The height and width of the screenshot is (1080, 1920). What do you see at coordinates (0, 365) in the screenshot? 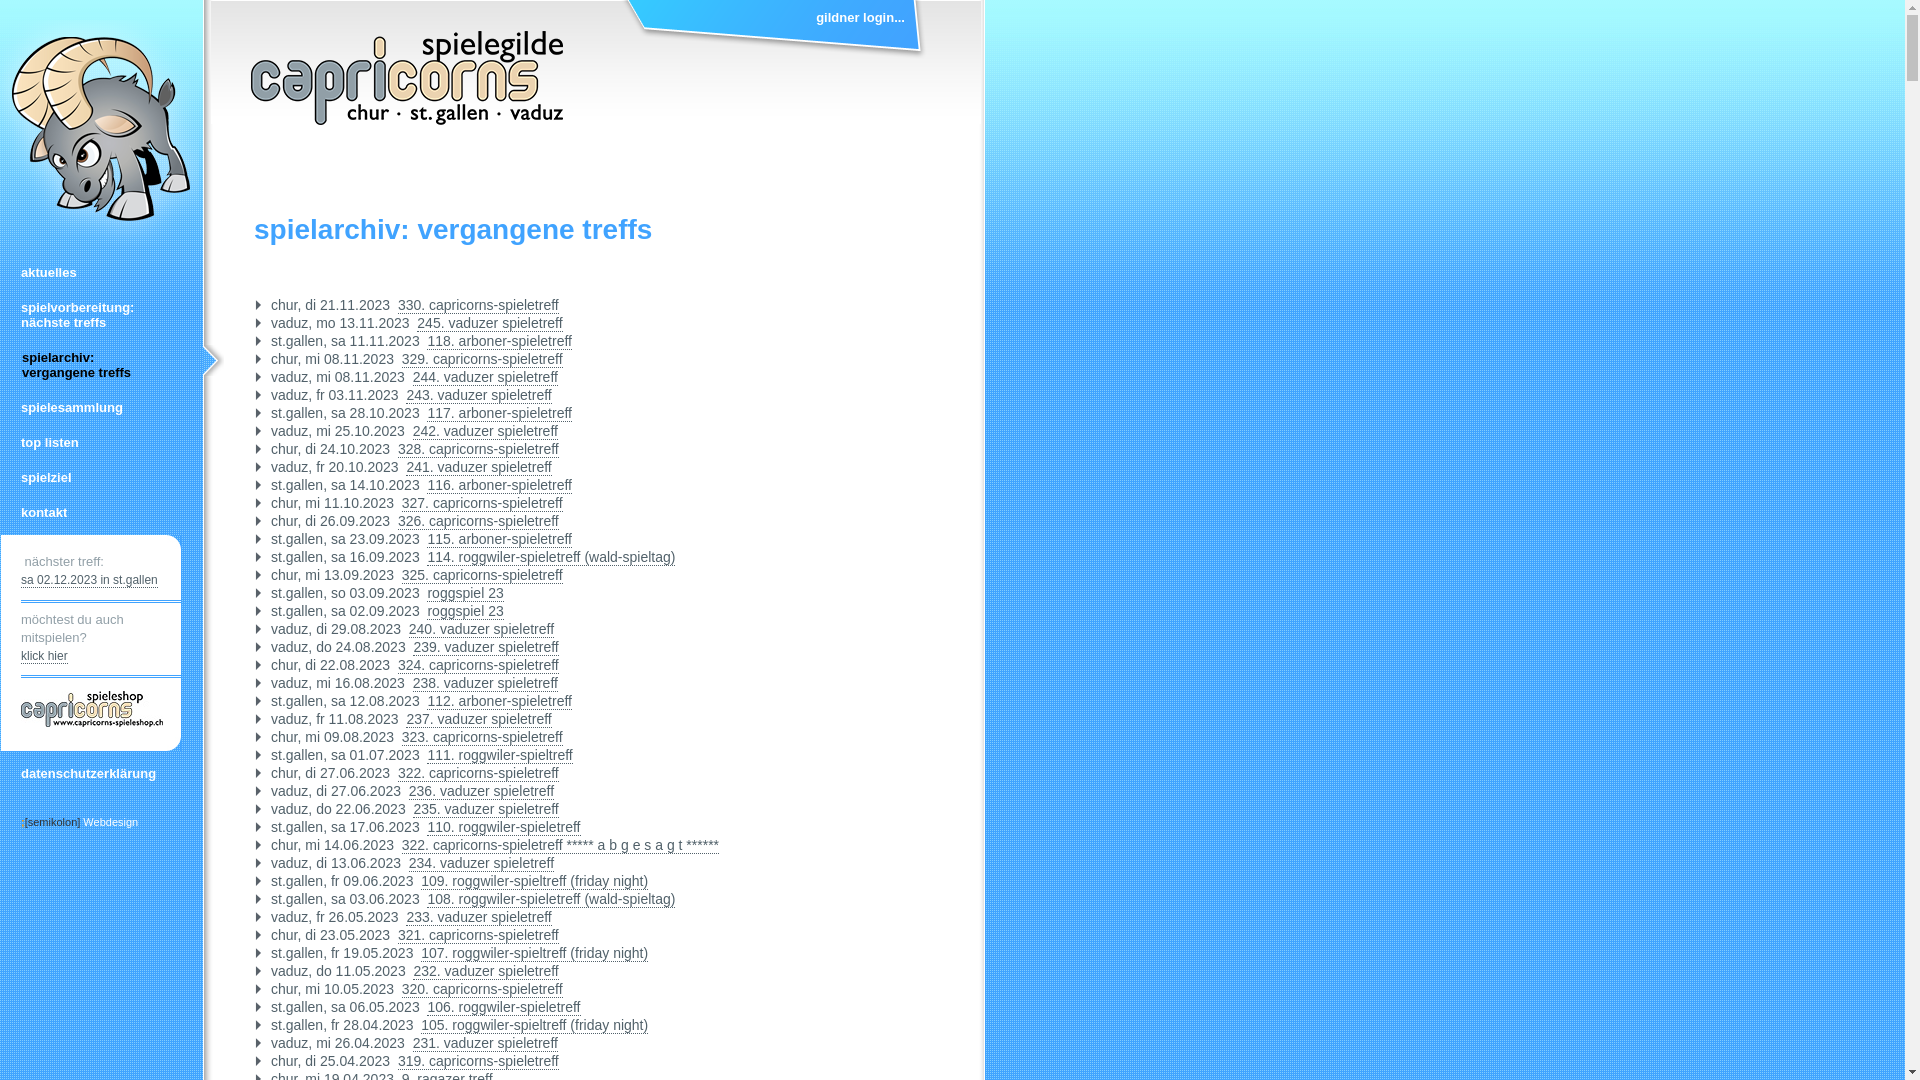
I see `'spielarchiv:` at bounding box center [0, 365].